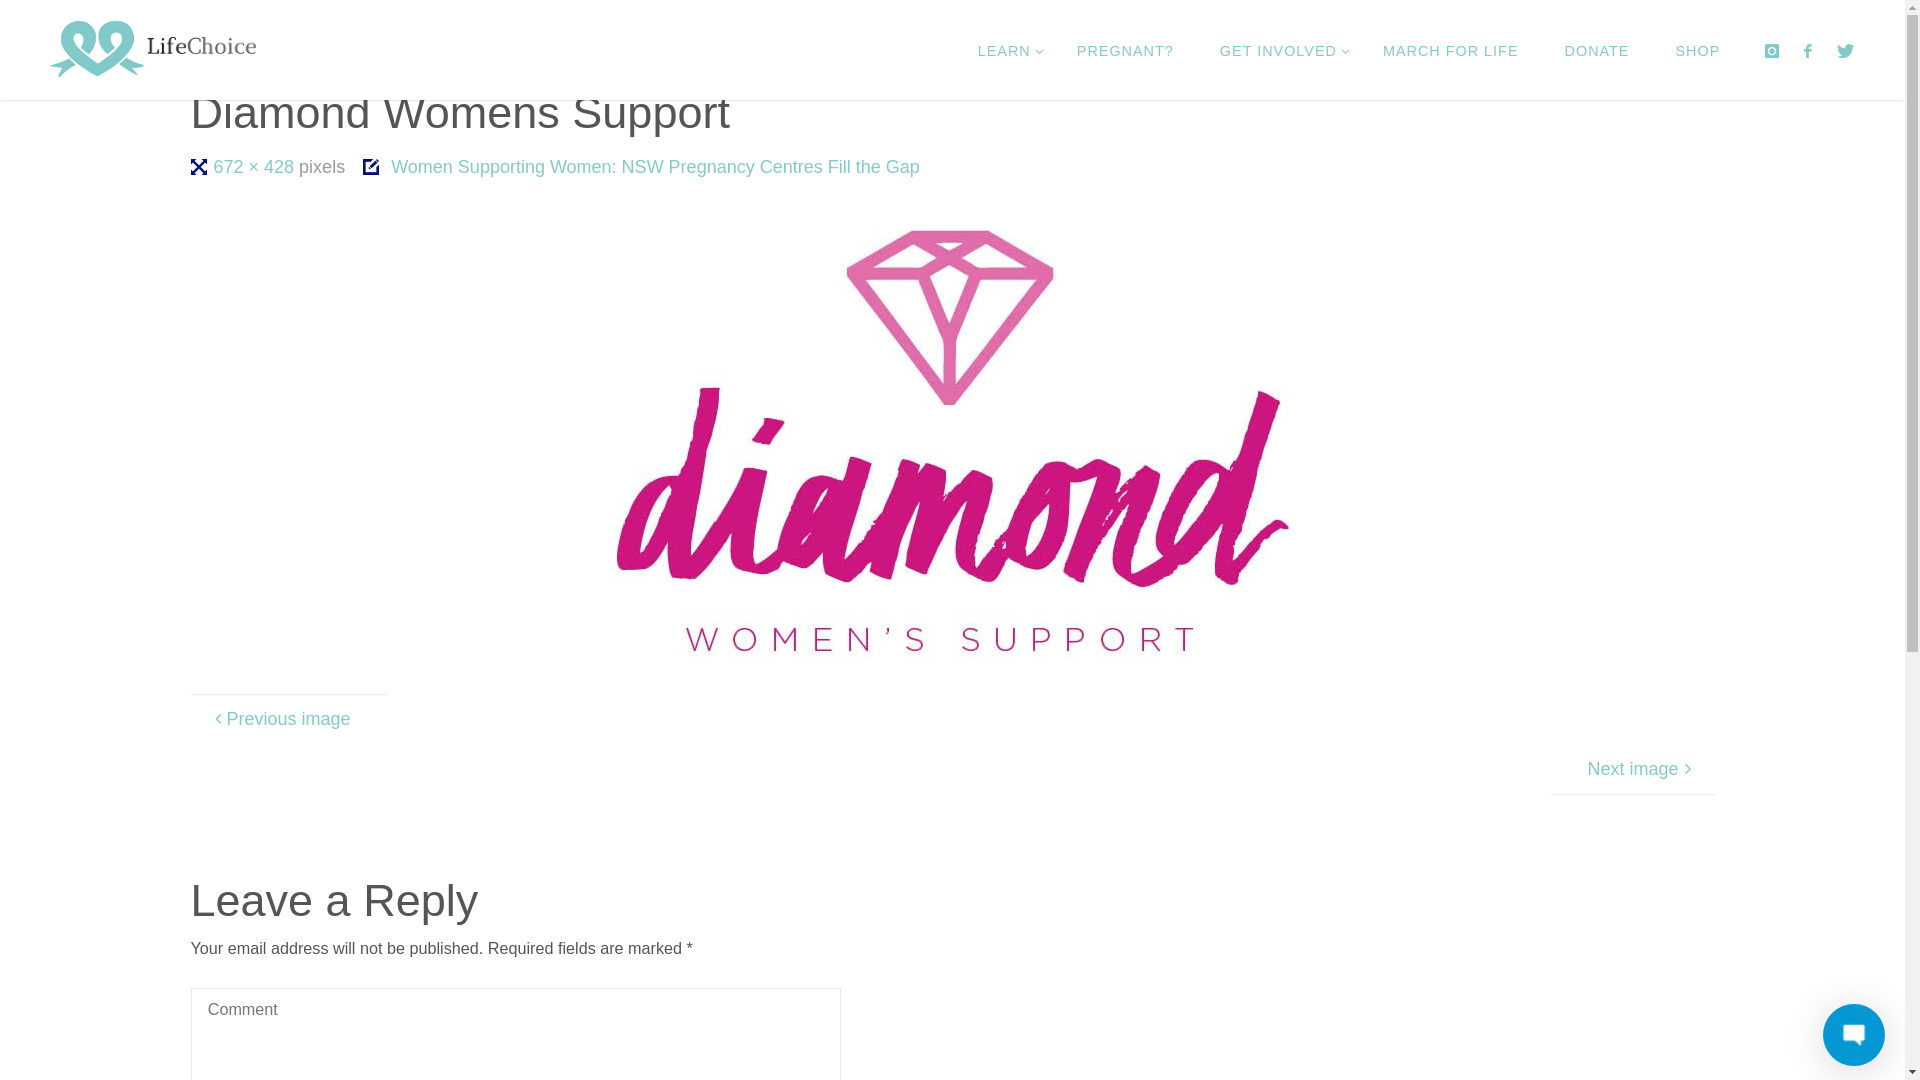  I want to click on 'Twitter', so click(1845, 49).